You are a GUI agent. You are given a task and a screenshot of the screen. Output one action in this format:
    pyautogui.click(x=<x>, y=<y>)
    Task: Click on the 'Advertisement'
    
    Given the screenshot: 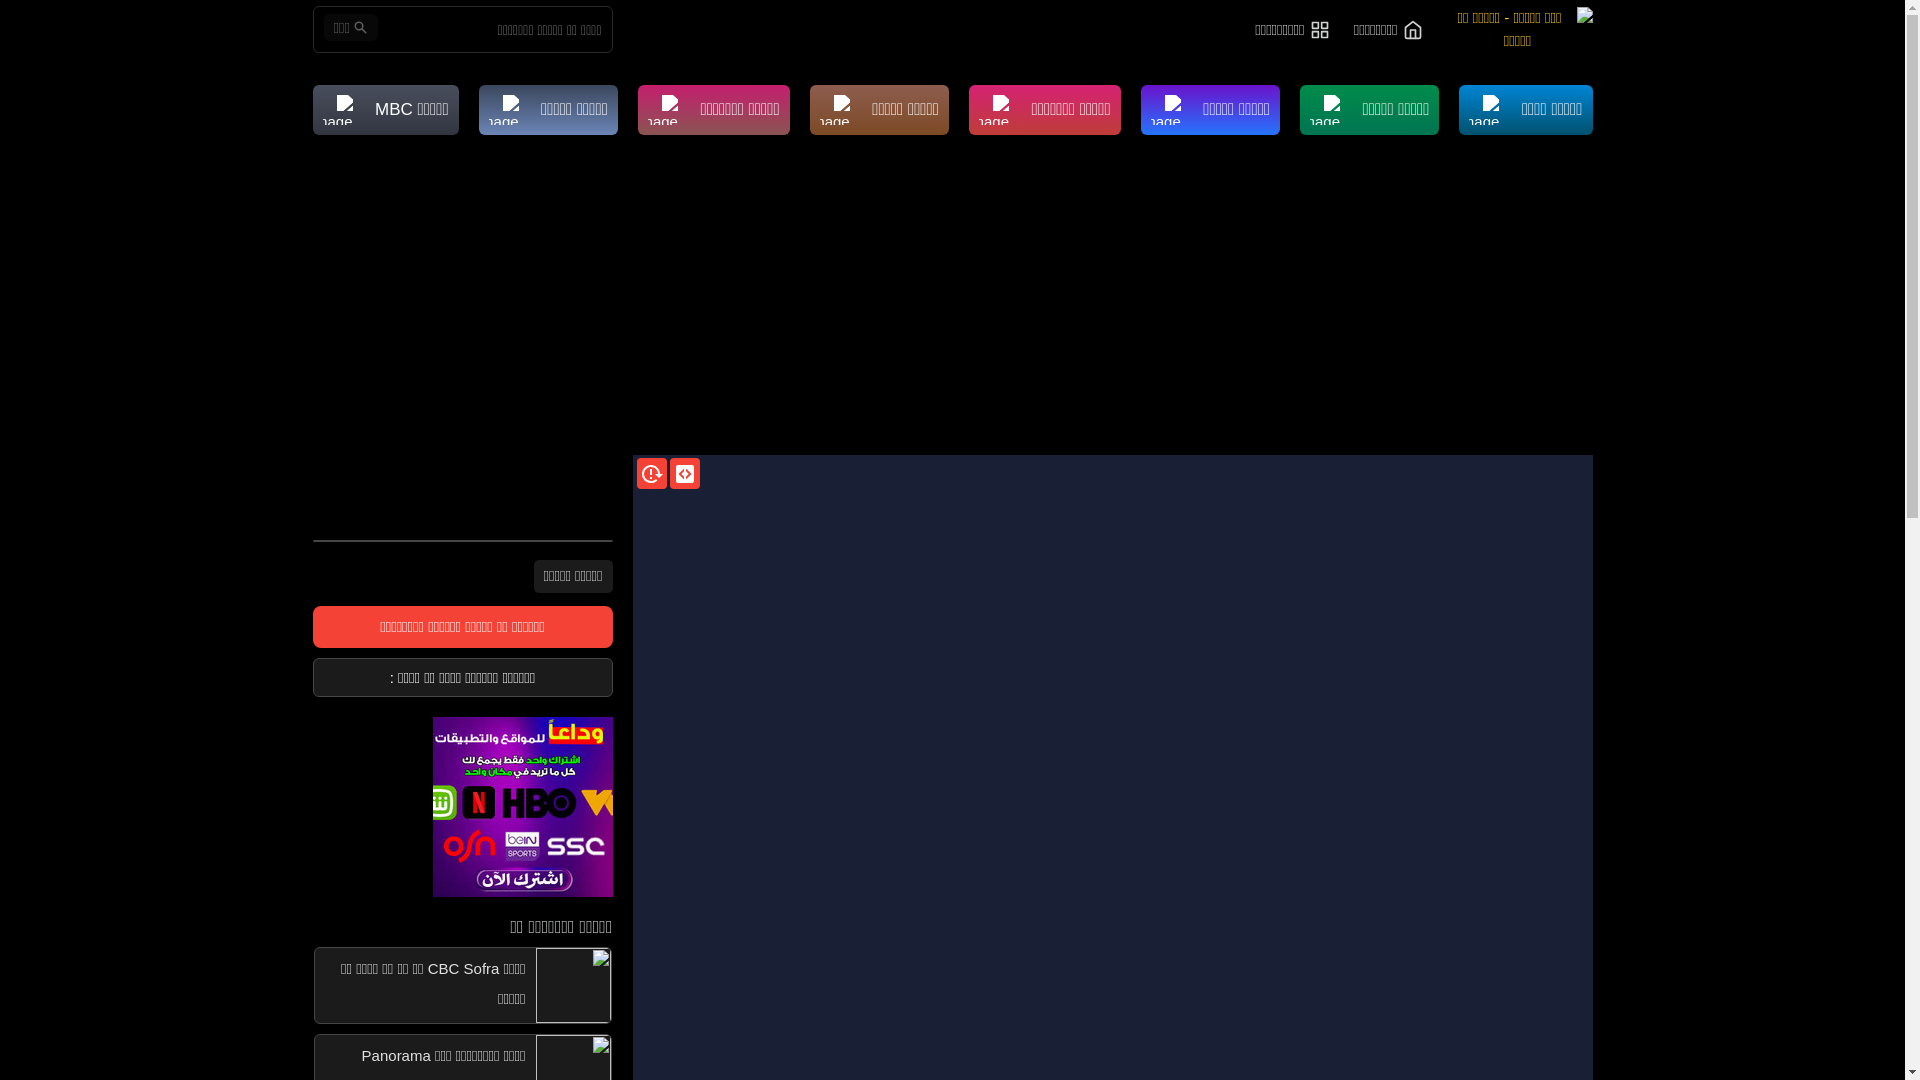 What is the action you would take?
    pyautogui.click(x=950, y=304)
    